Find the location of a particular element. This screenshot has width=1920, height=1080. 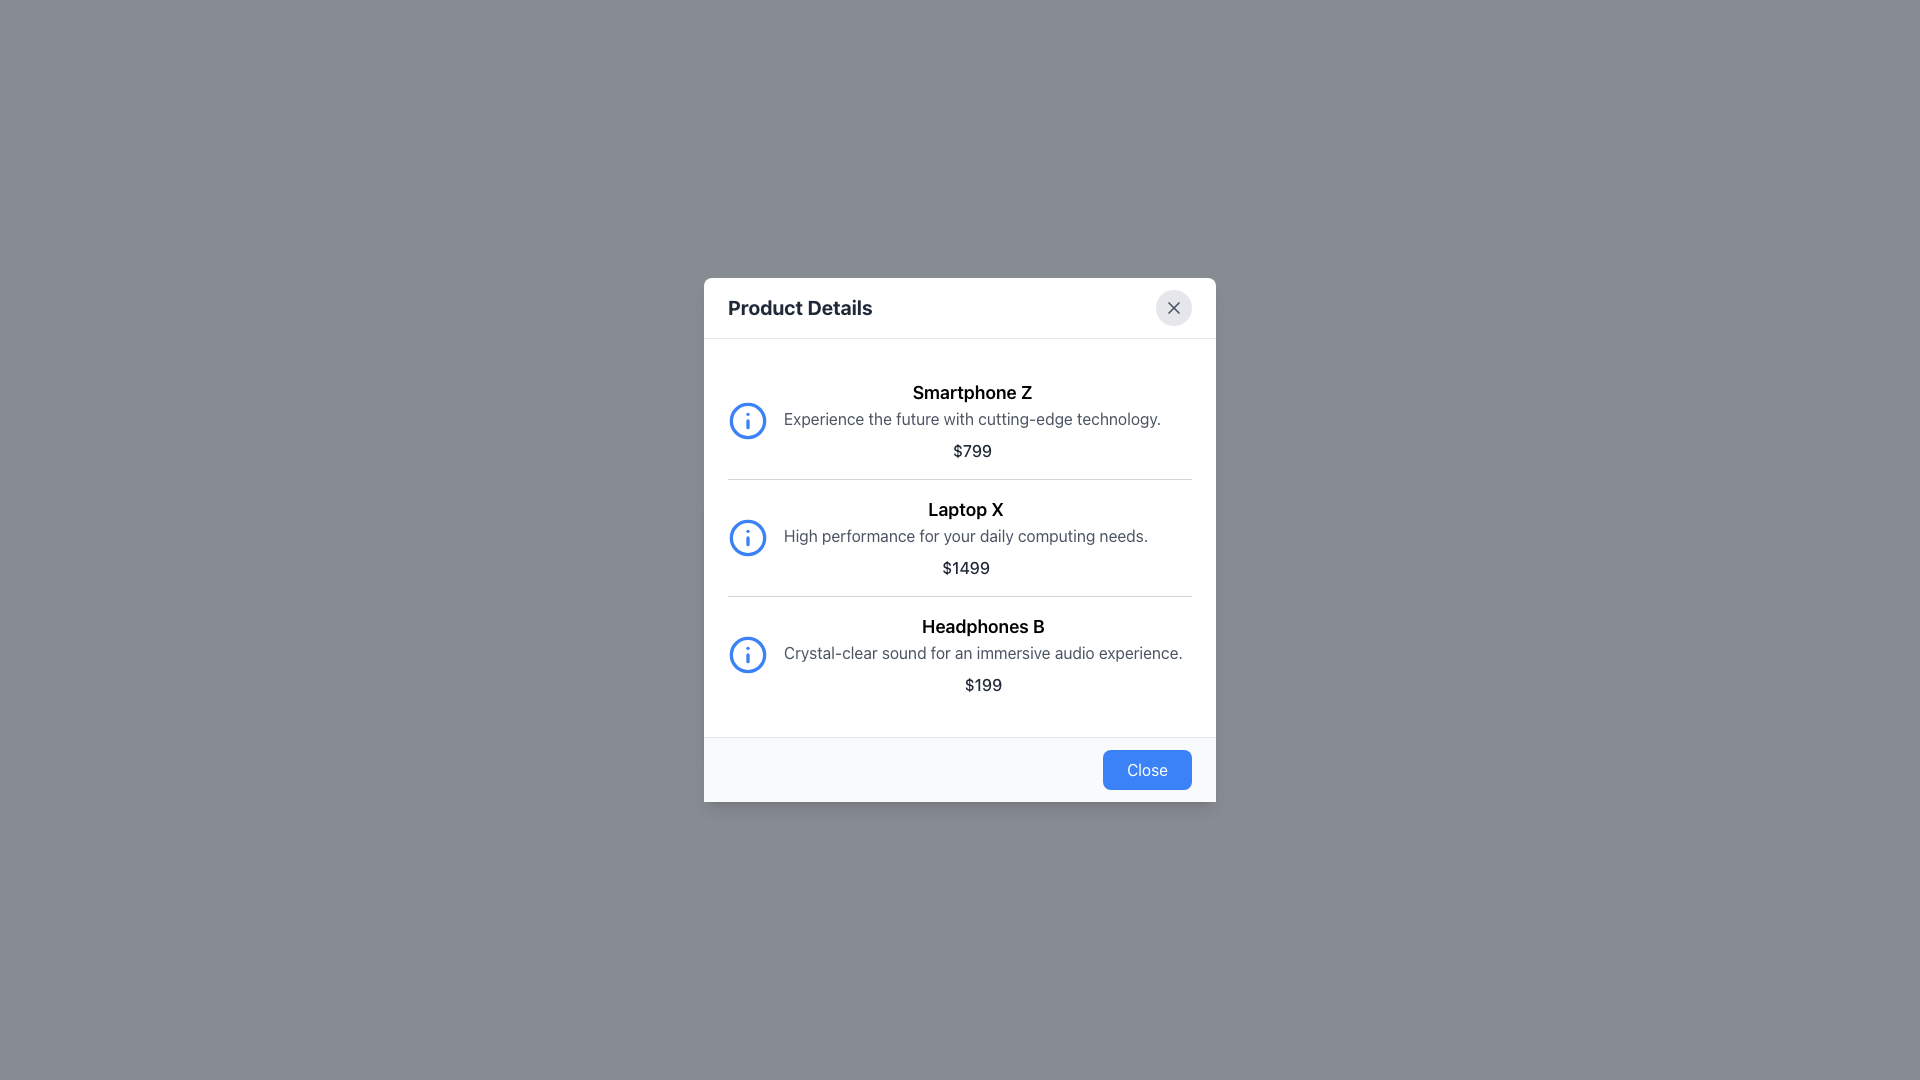

the informational display item for 'Headphones B', which is the third item in the product list, located in the modal dialog box's main content area is located at coordinates (983, 655).